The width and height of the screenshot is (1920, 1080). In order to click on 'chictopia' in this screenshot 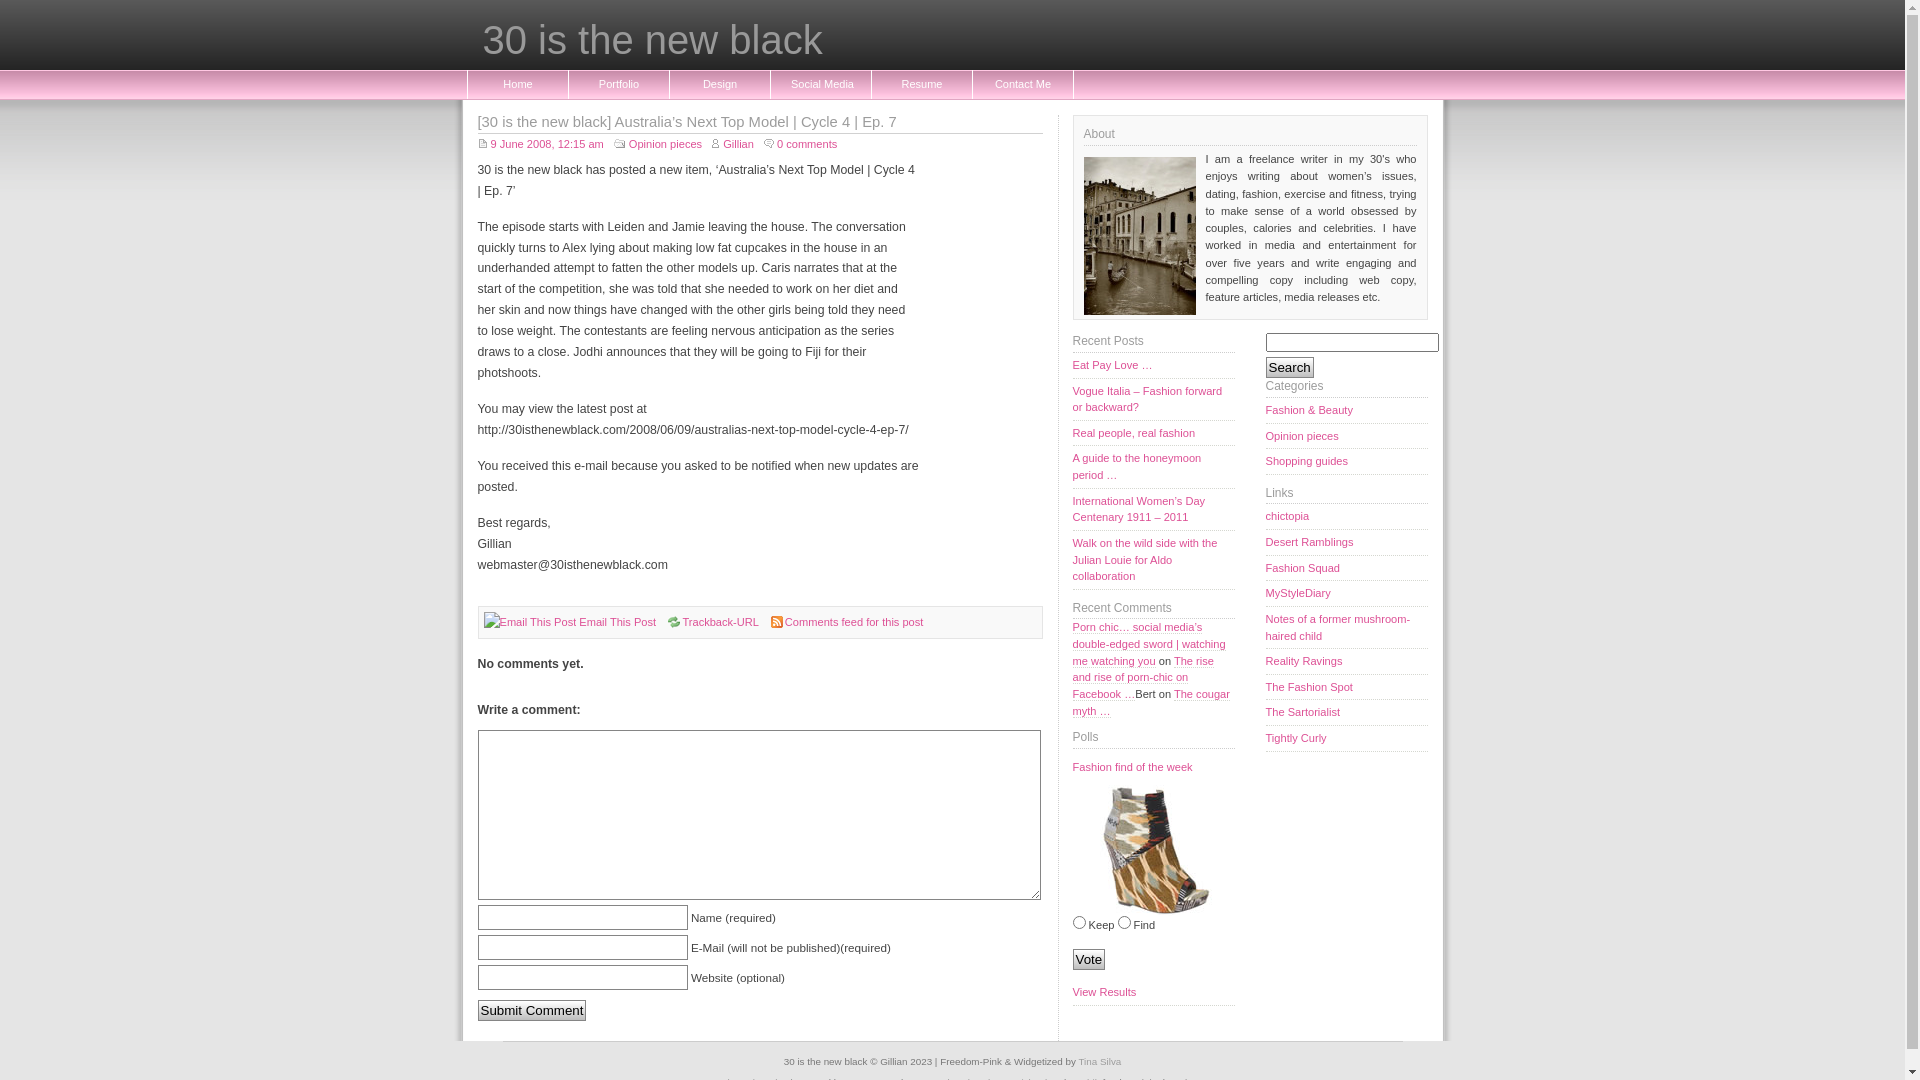, I will do `click(1347, 515)`.